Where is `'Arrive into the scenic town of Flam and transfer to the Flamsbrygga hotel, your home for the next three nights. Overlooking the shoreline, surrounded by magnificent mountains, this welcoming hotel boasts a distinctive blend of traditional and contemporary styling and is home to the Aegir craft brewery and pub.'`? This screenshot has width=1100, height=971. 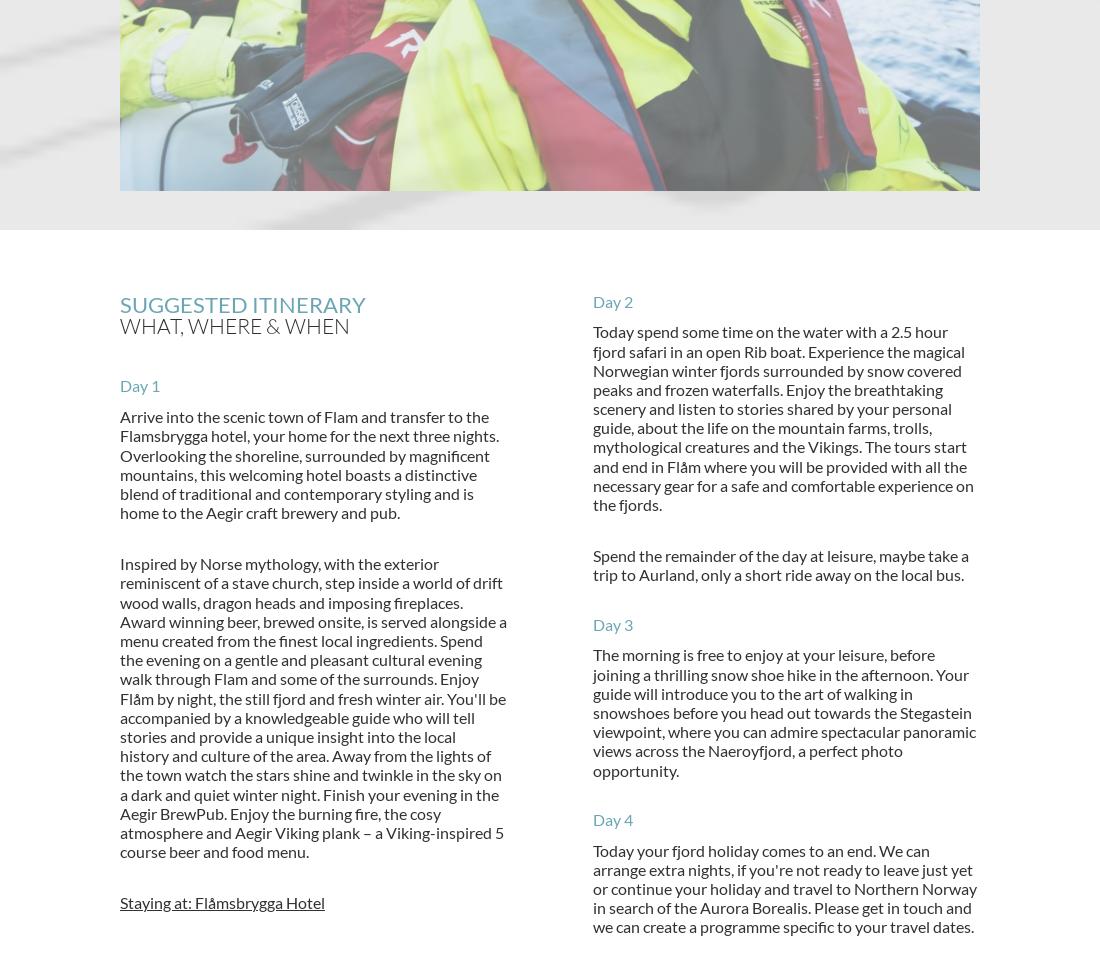
'Arrive into the scenic town of Flam and transfer to the Flamsbrygga hotel, your home for the next three nights. Overlooking the shoreline, surrounded by magnificent mountains, this welcoming hotel boasts a distinctive blend of traditional and contemporary styling and is home to the Aegir craft brewery and pub.' is located at coordinates (308, 464).